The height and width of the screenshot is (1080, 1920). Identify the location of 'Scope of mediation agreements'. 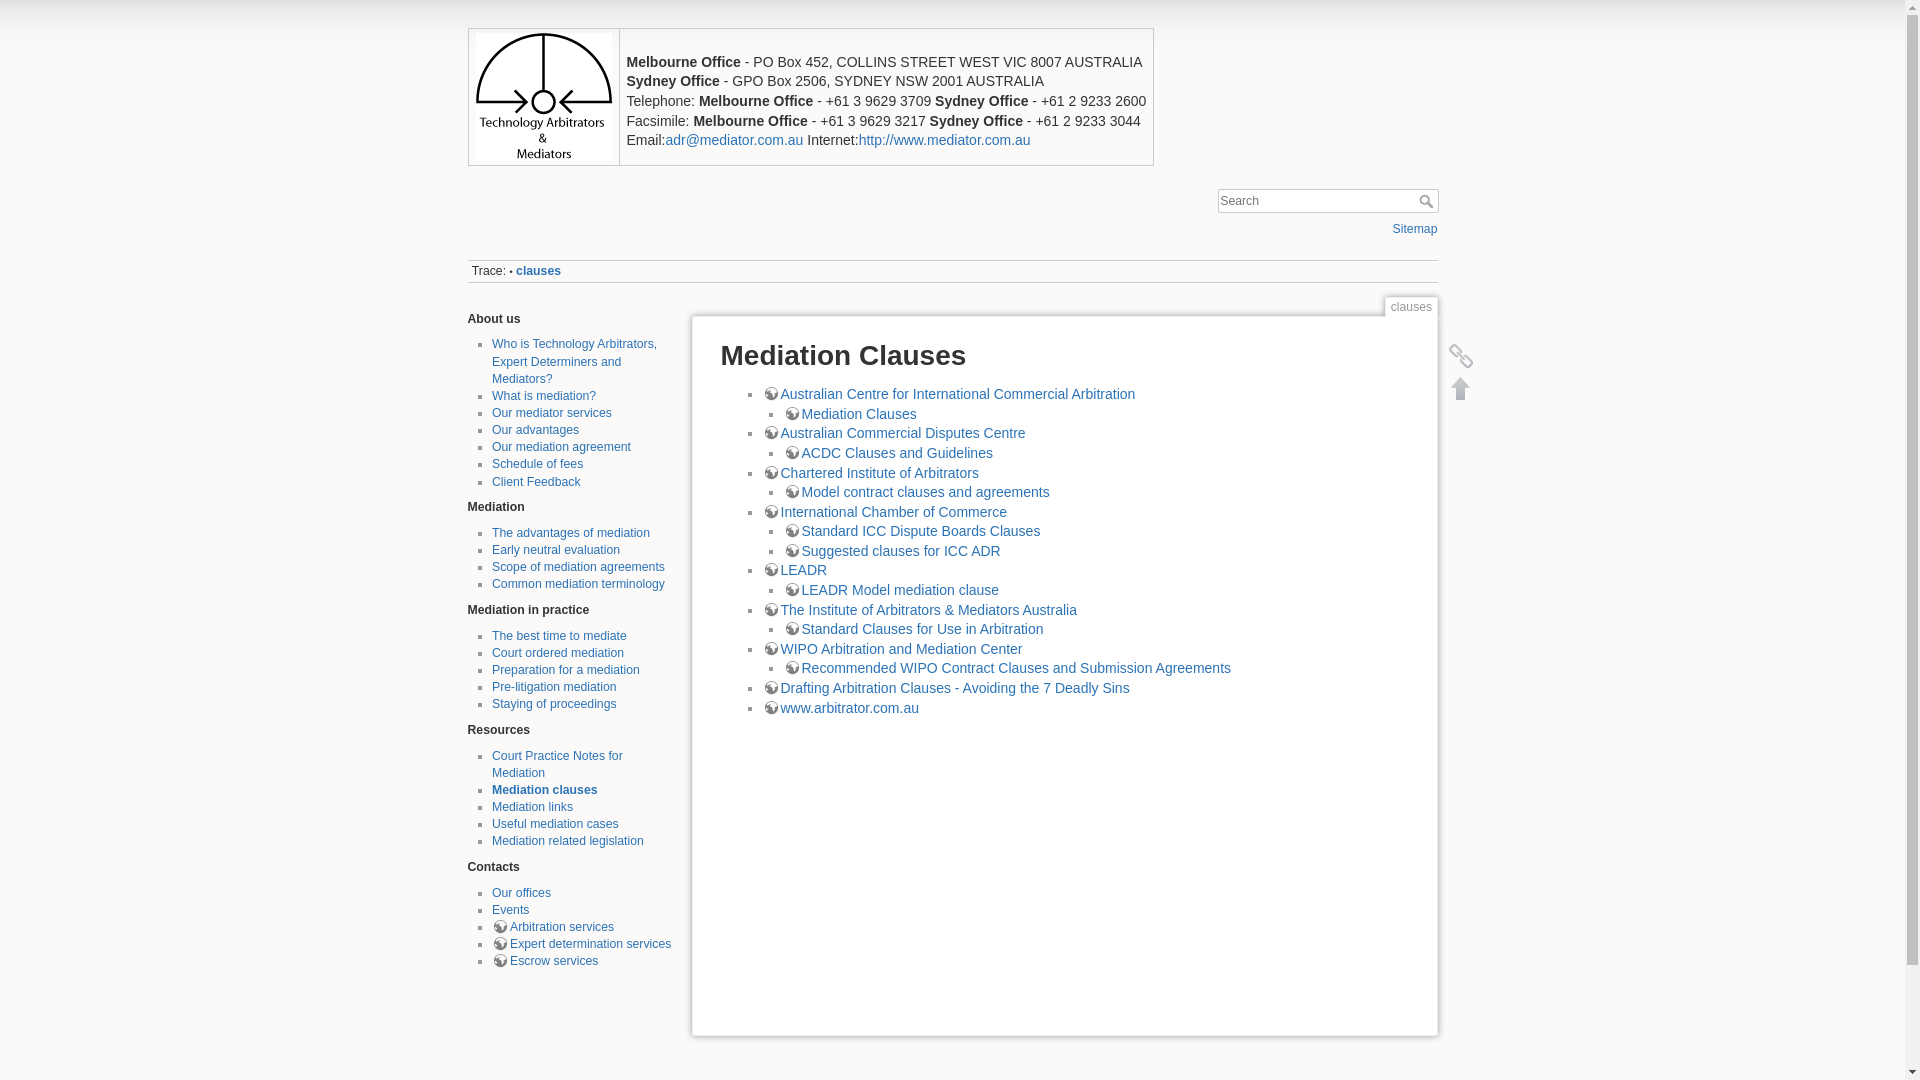
(577, 567).